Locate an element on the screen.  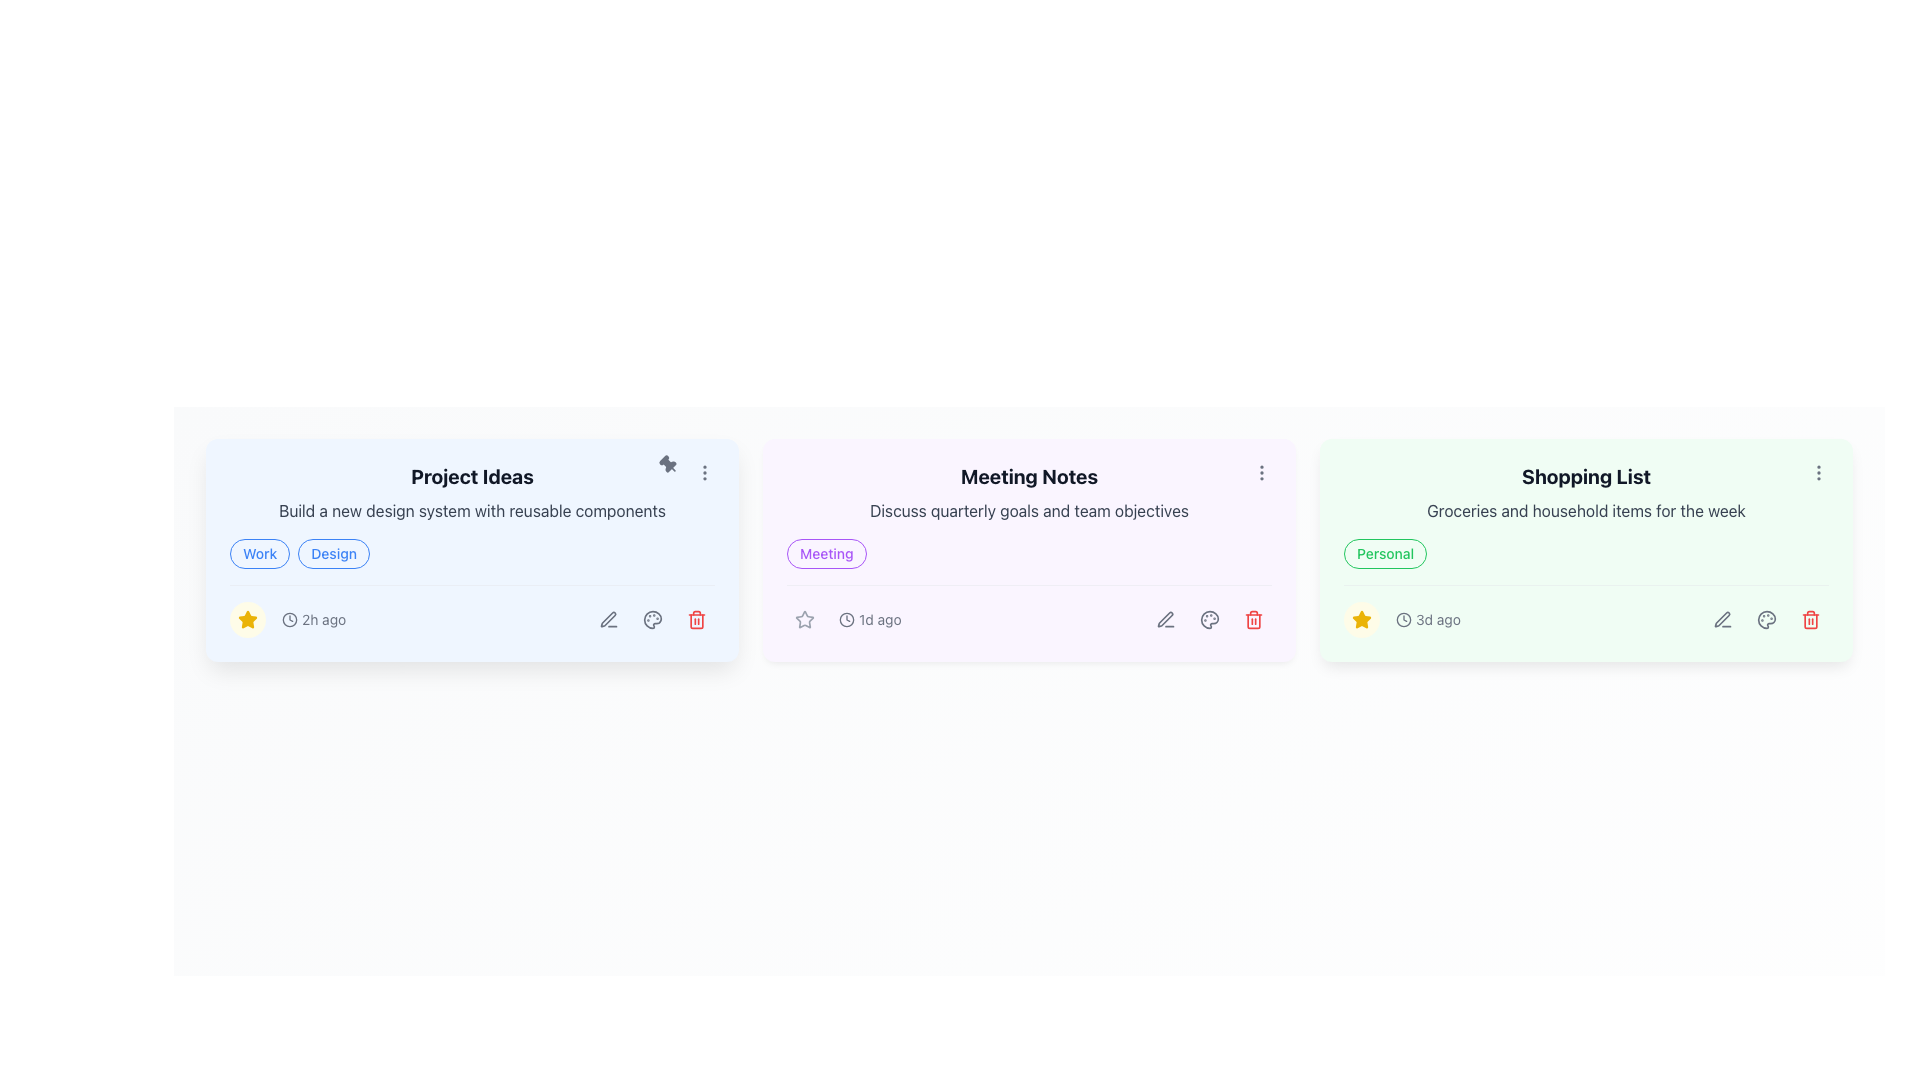
the green progress indicator or status bar located at the bottom edge of the 'Shopping List' card to gather its status is located at coordinates (1585, 659).